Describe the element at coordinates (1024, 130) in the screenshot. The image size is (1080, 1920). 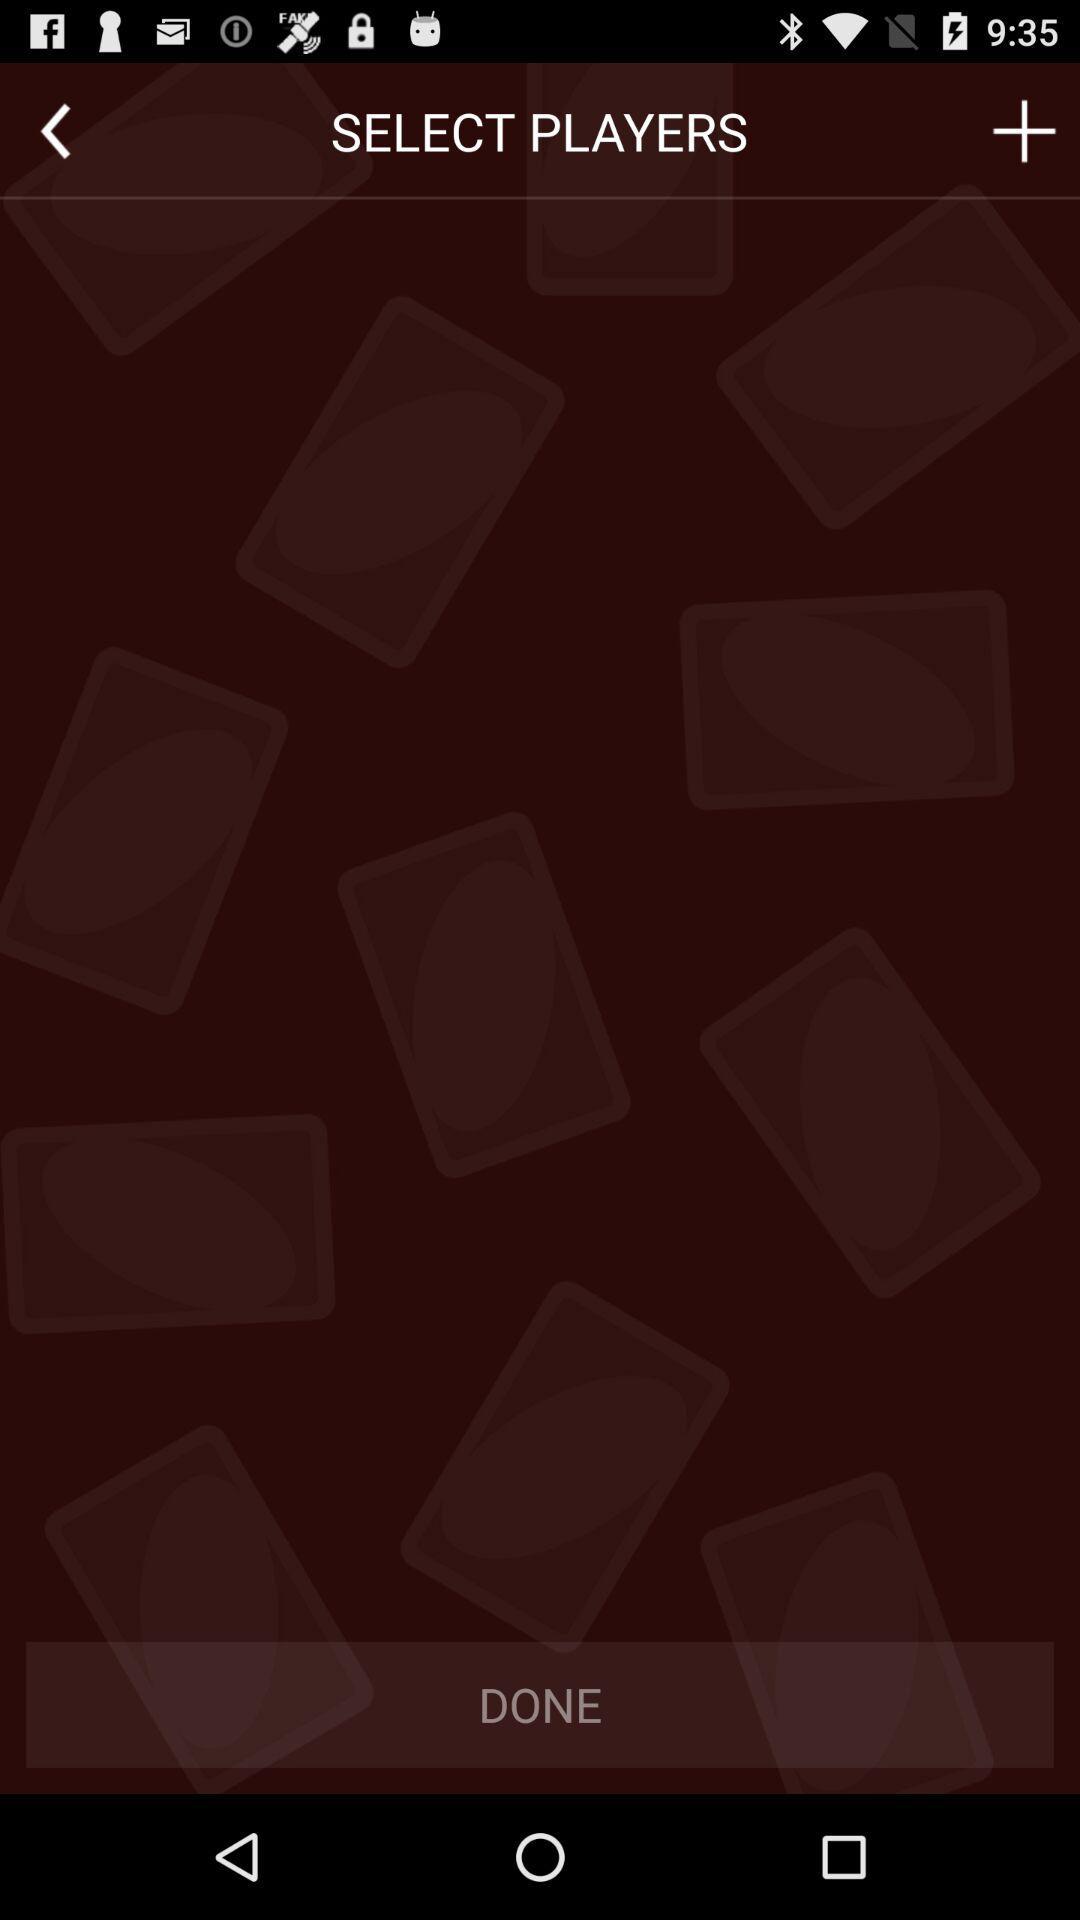
I see `players` at that location.